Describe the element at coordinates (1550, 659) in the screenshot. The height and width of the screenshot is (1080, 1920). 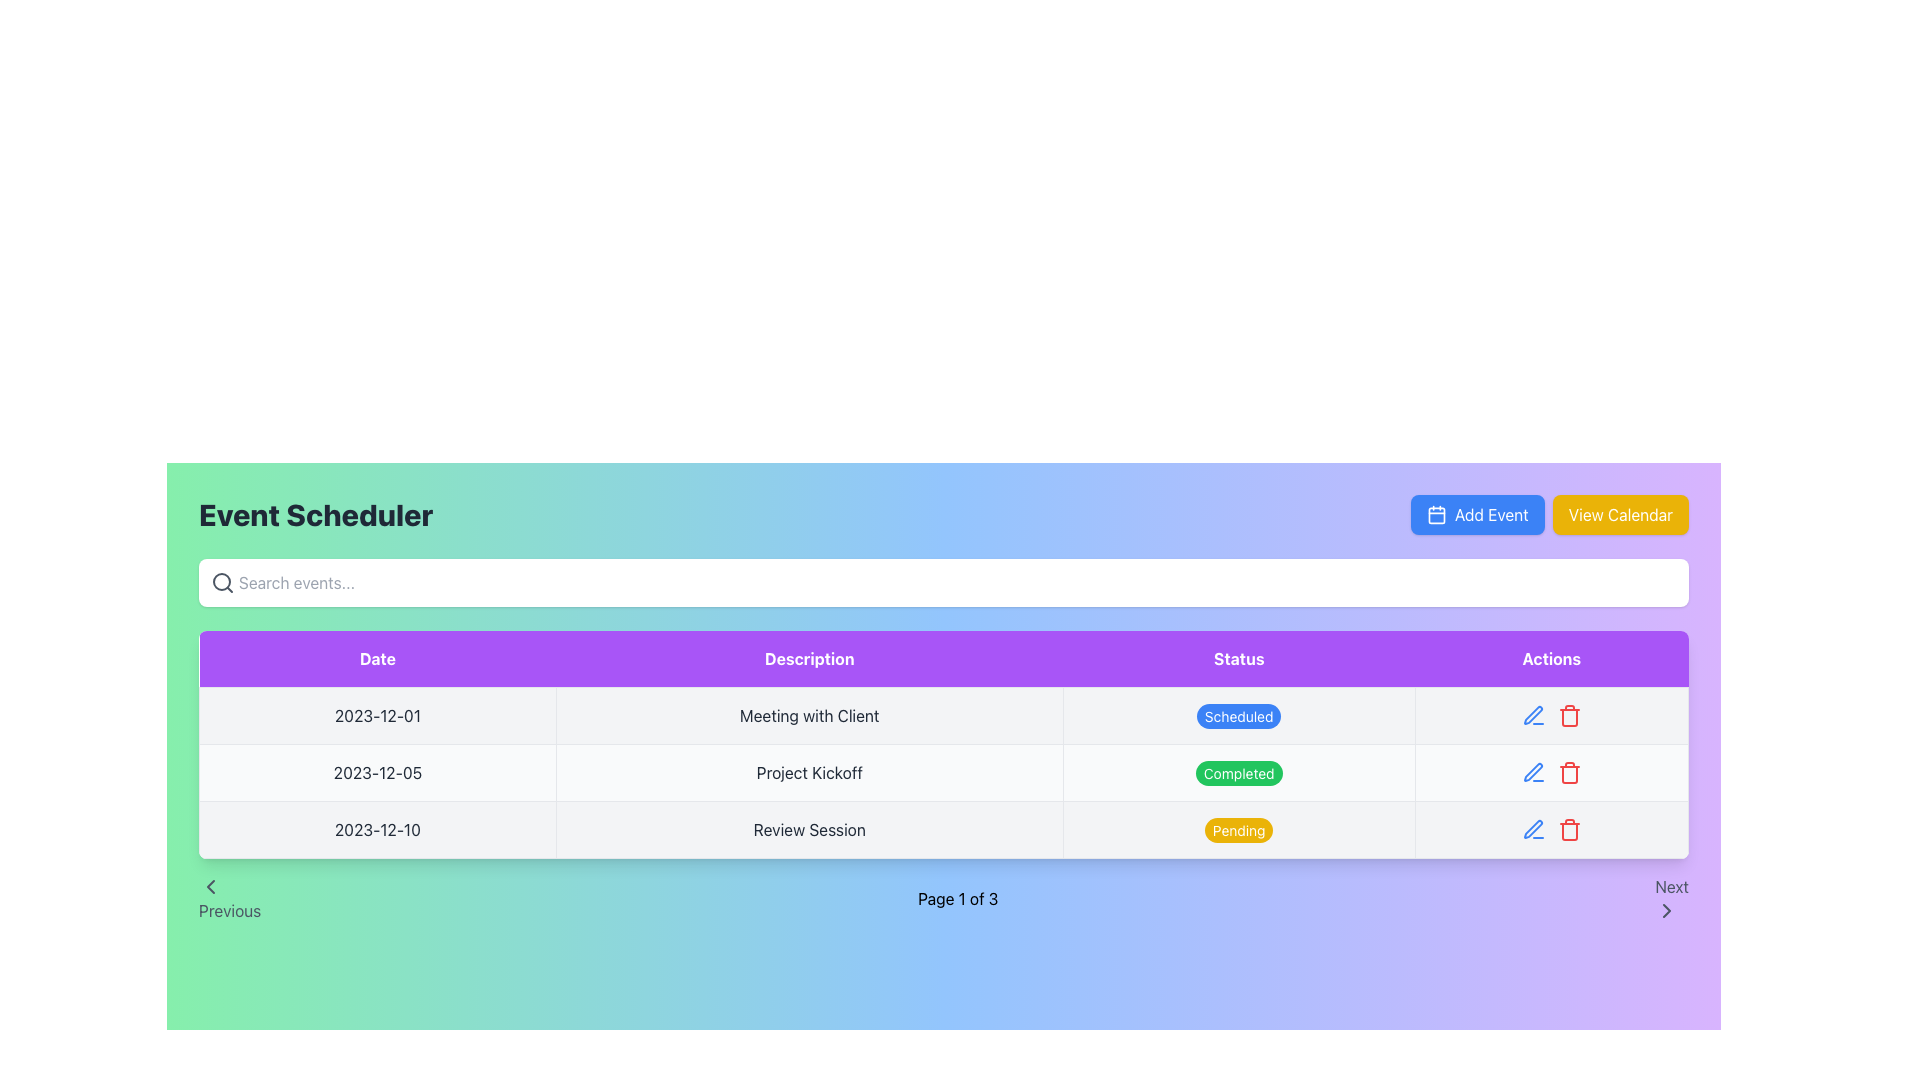
I see `the 'Actions' header label in the table, which is the fourth label in a horizontal arrangement with 'Date', 'Description', and 'Status' as its siblings` at that location.